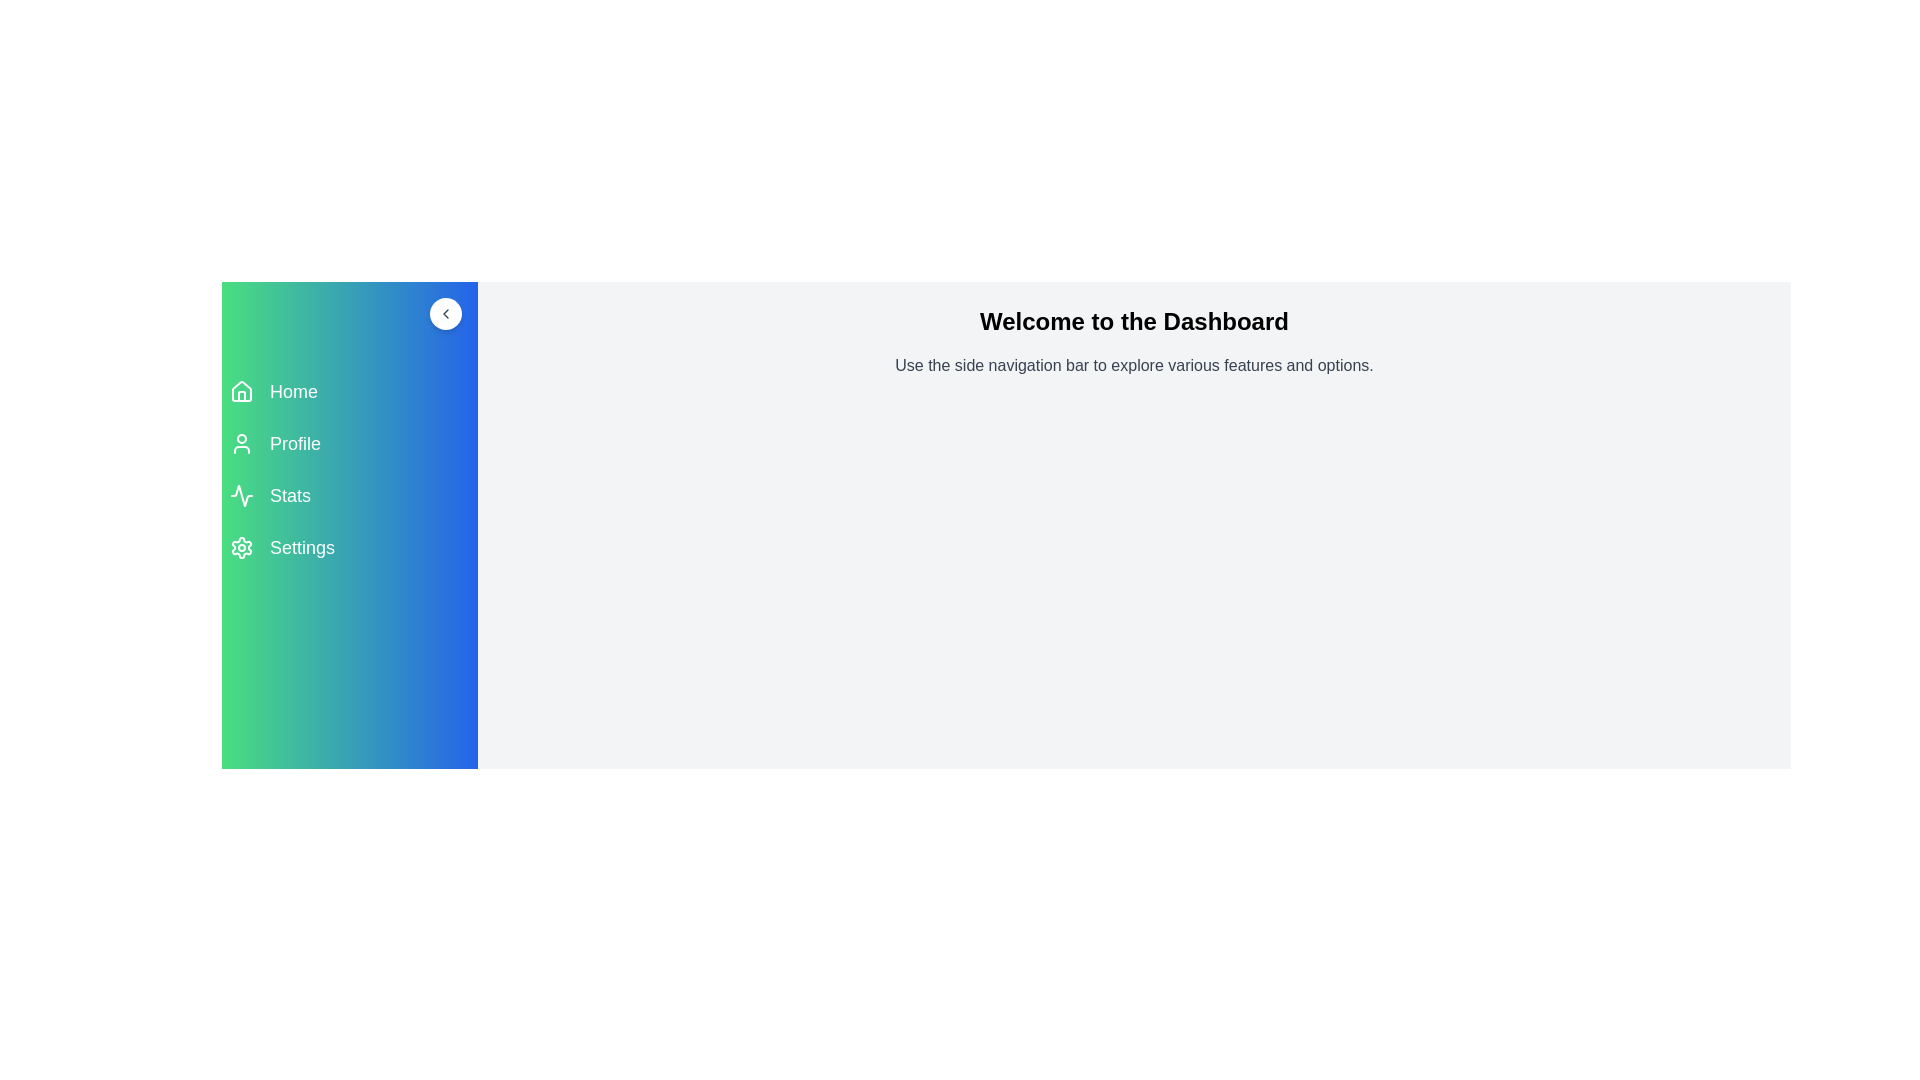  What do you see at coordinates (350, 495) in the screenshot?
I see `the 'Stats' button, which is the third entry in the vertical menu list on the left sidebar, located between 'Profile' and 'Settings'` at bounding box center [350, 495].